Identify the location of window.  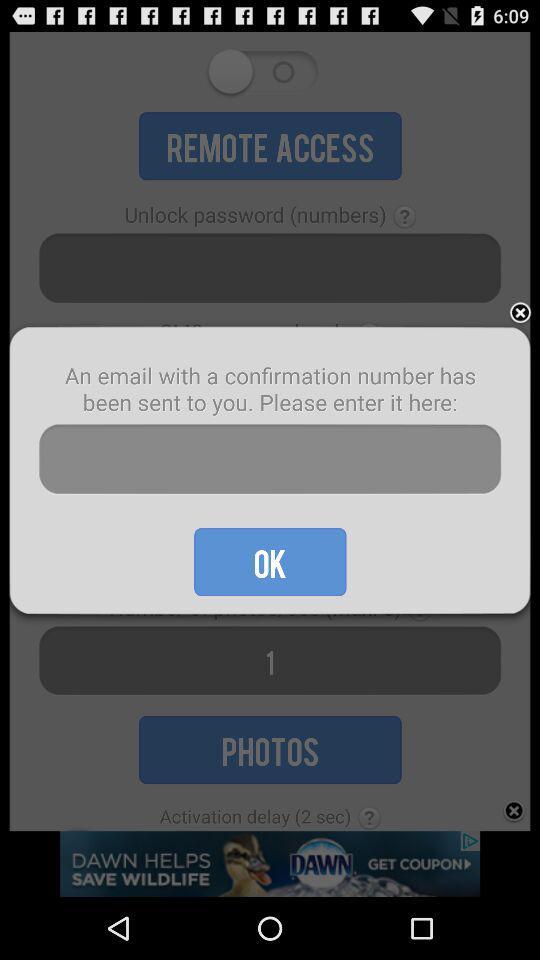
(520, 313).